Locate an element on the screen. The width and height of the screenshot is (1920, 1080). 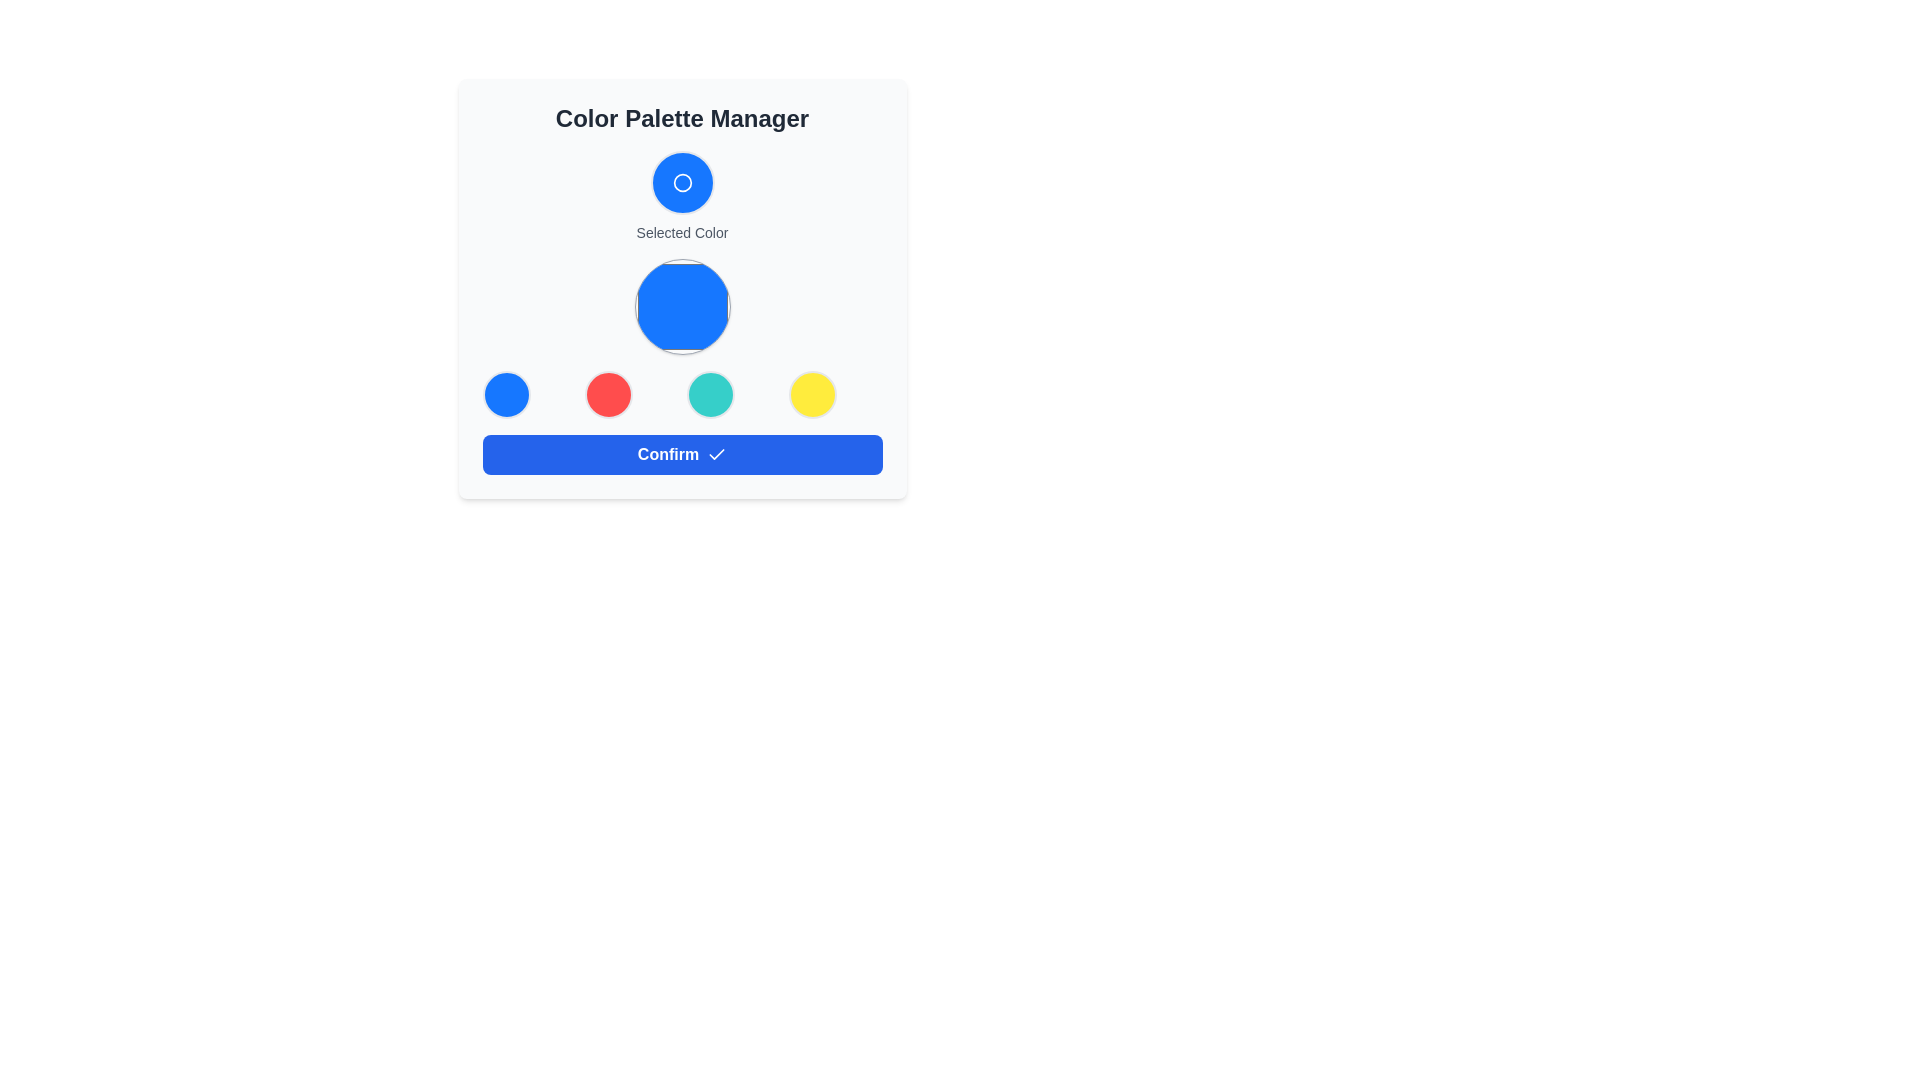
the small white stroke-circle icon that is centrally located within a larger blue circular background, part of the 'Selected Color' component is located at coordinates (682, 182).